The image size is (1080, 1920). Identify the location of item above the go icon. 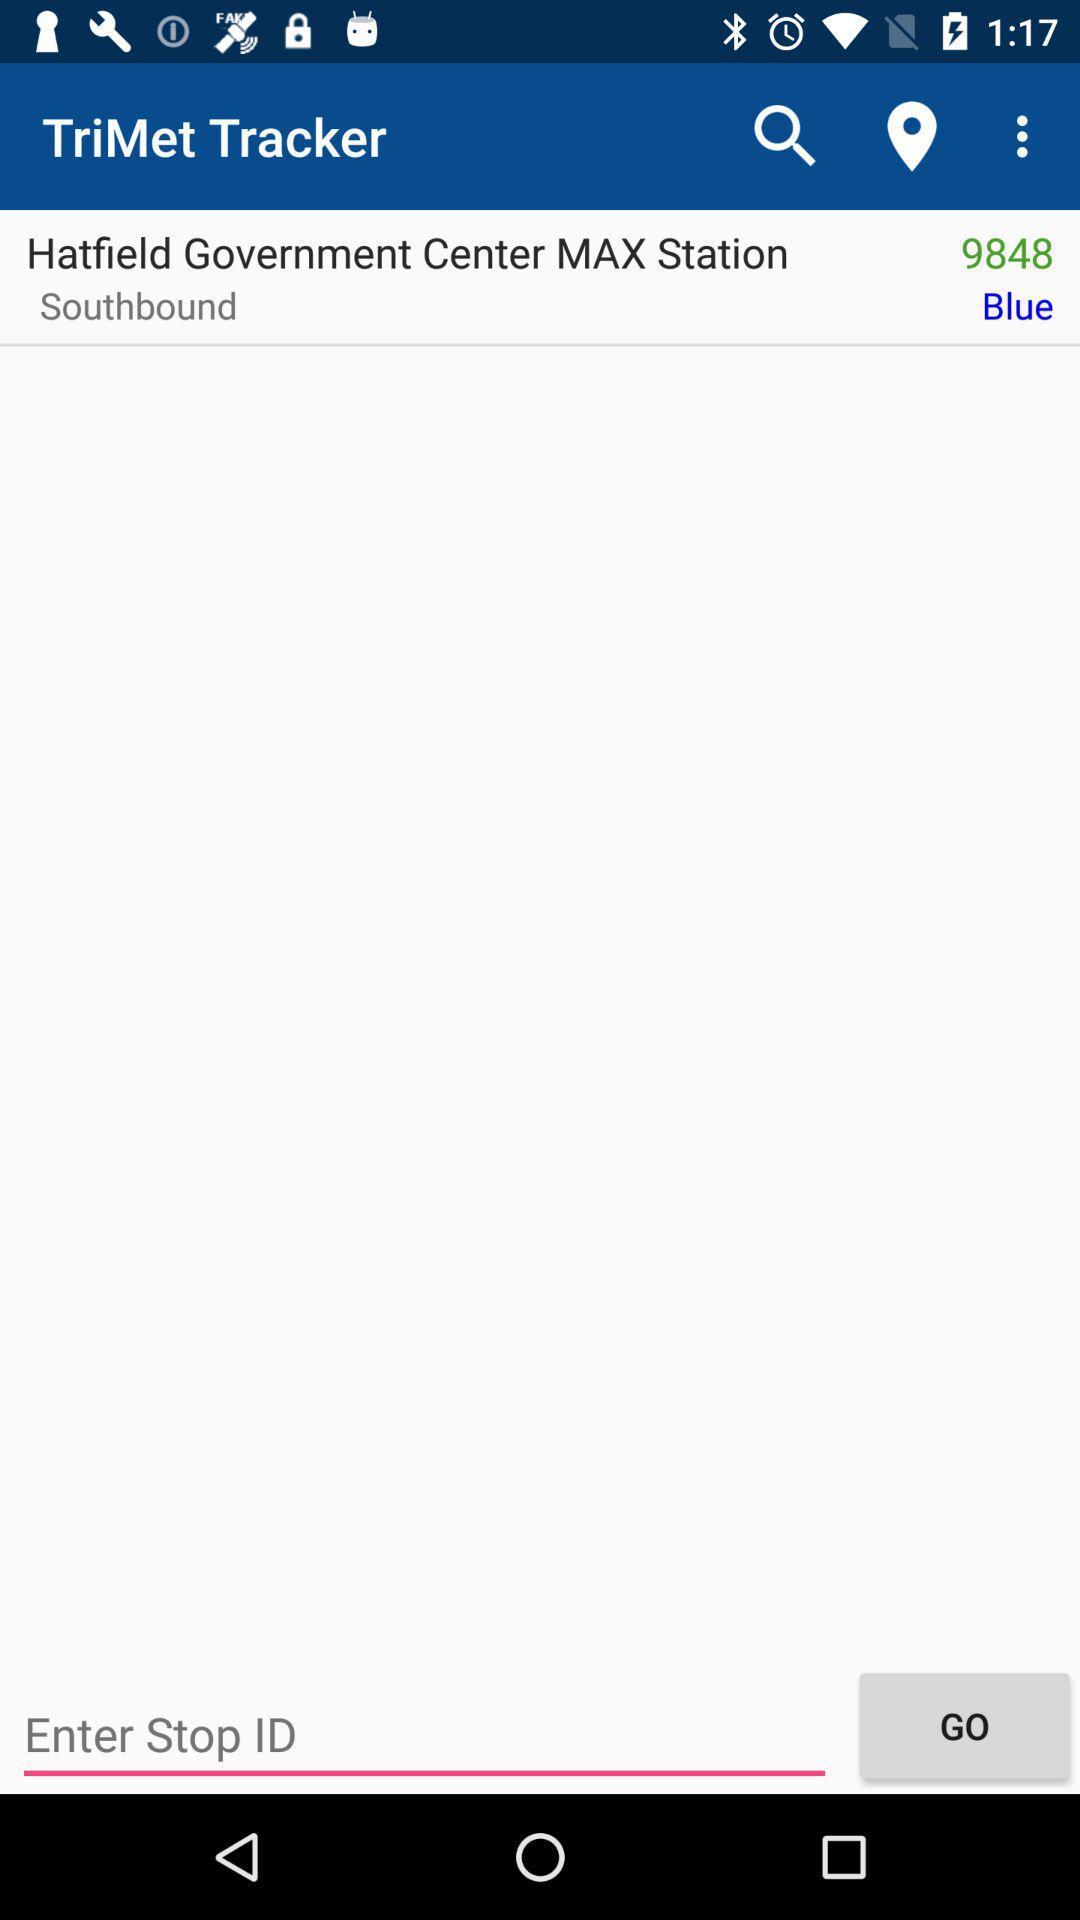
(671, 311).